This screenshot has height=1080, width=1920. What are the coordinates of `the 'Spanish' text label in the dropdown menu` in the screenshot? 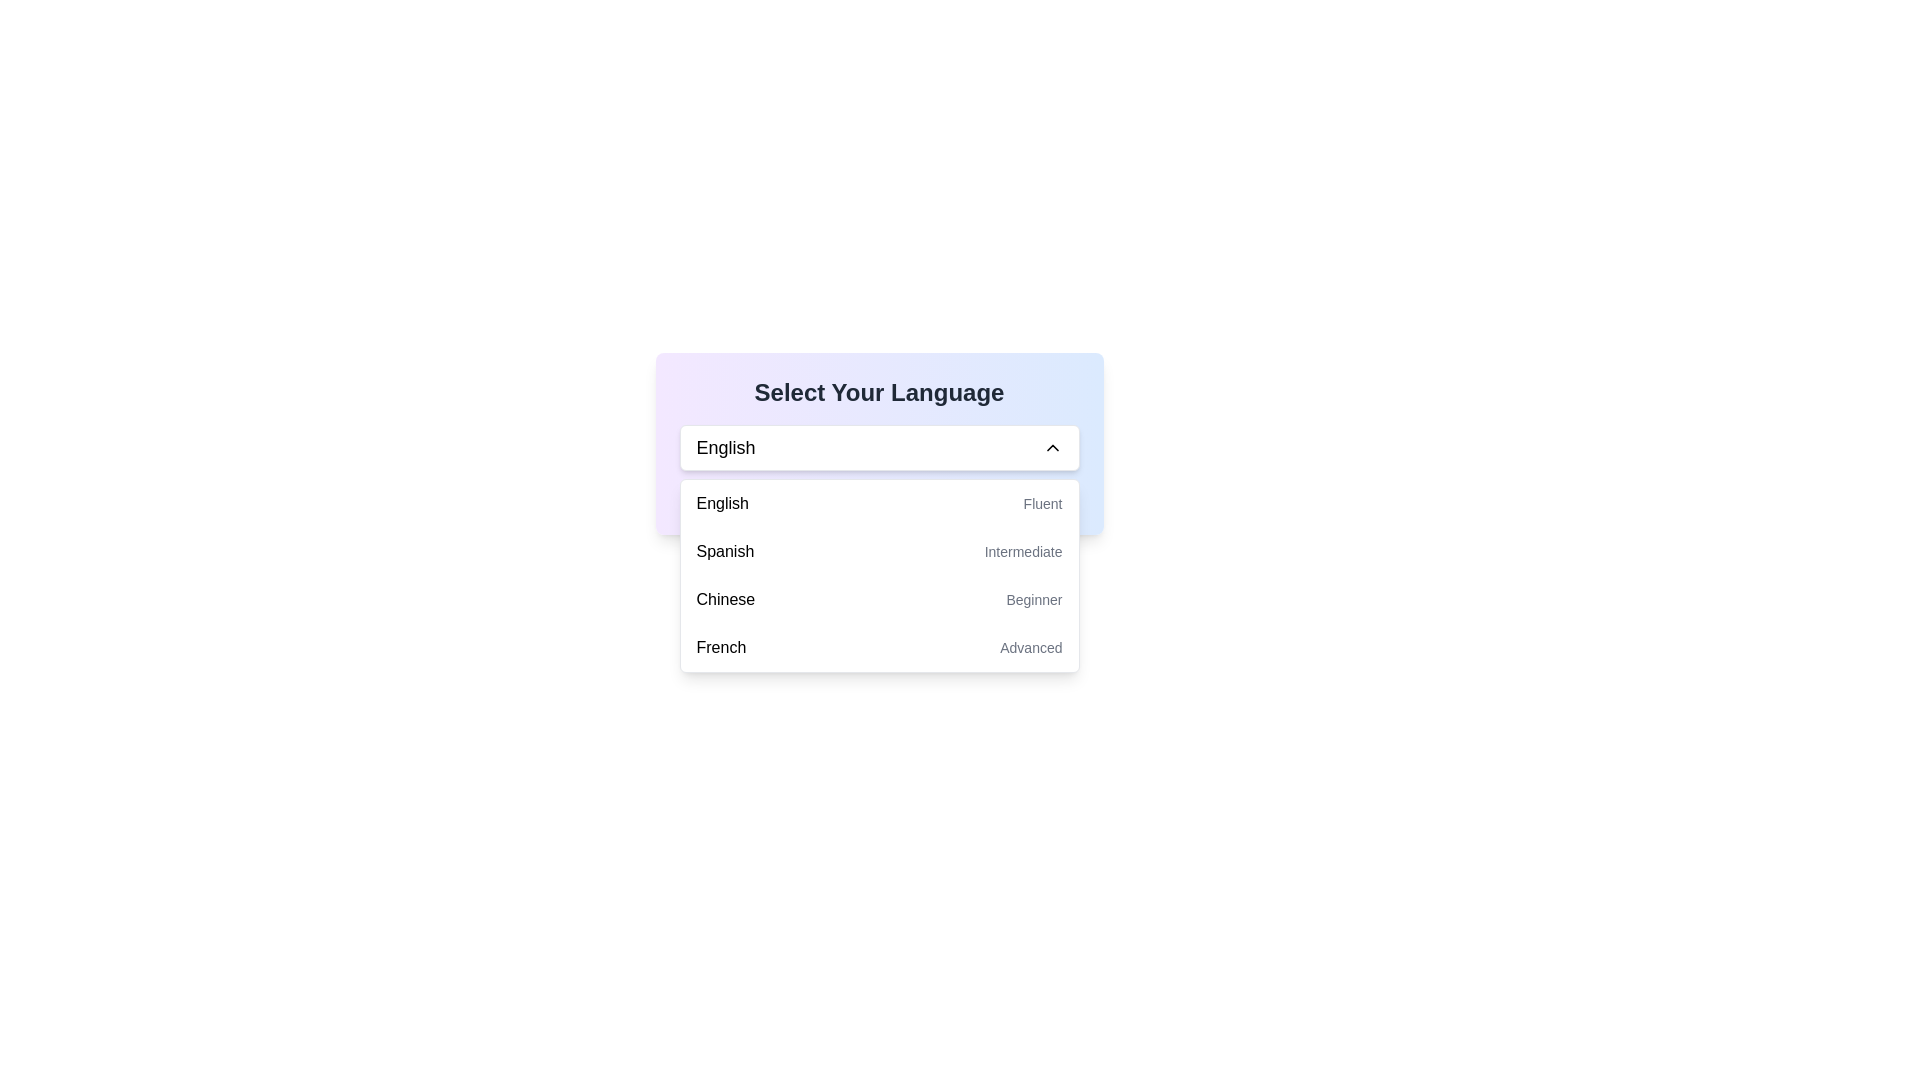 It's located at (724, 551).